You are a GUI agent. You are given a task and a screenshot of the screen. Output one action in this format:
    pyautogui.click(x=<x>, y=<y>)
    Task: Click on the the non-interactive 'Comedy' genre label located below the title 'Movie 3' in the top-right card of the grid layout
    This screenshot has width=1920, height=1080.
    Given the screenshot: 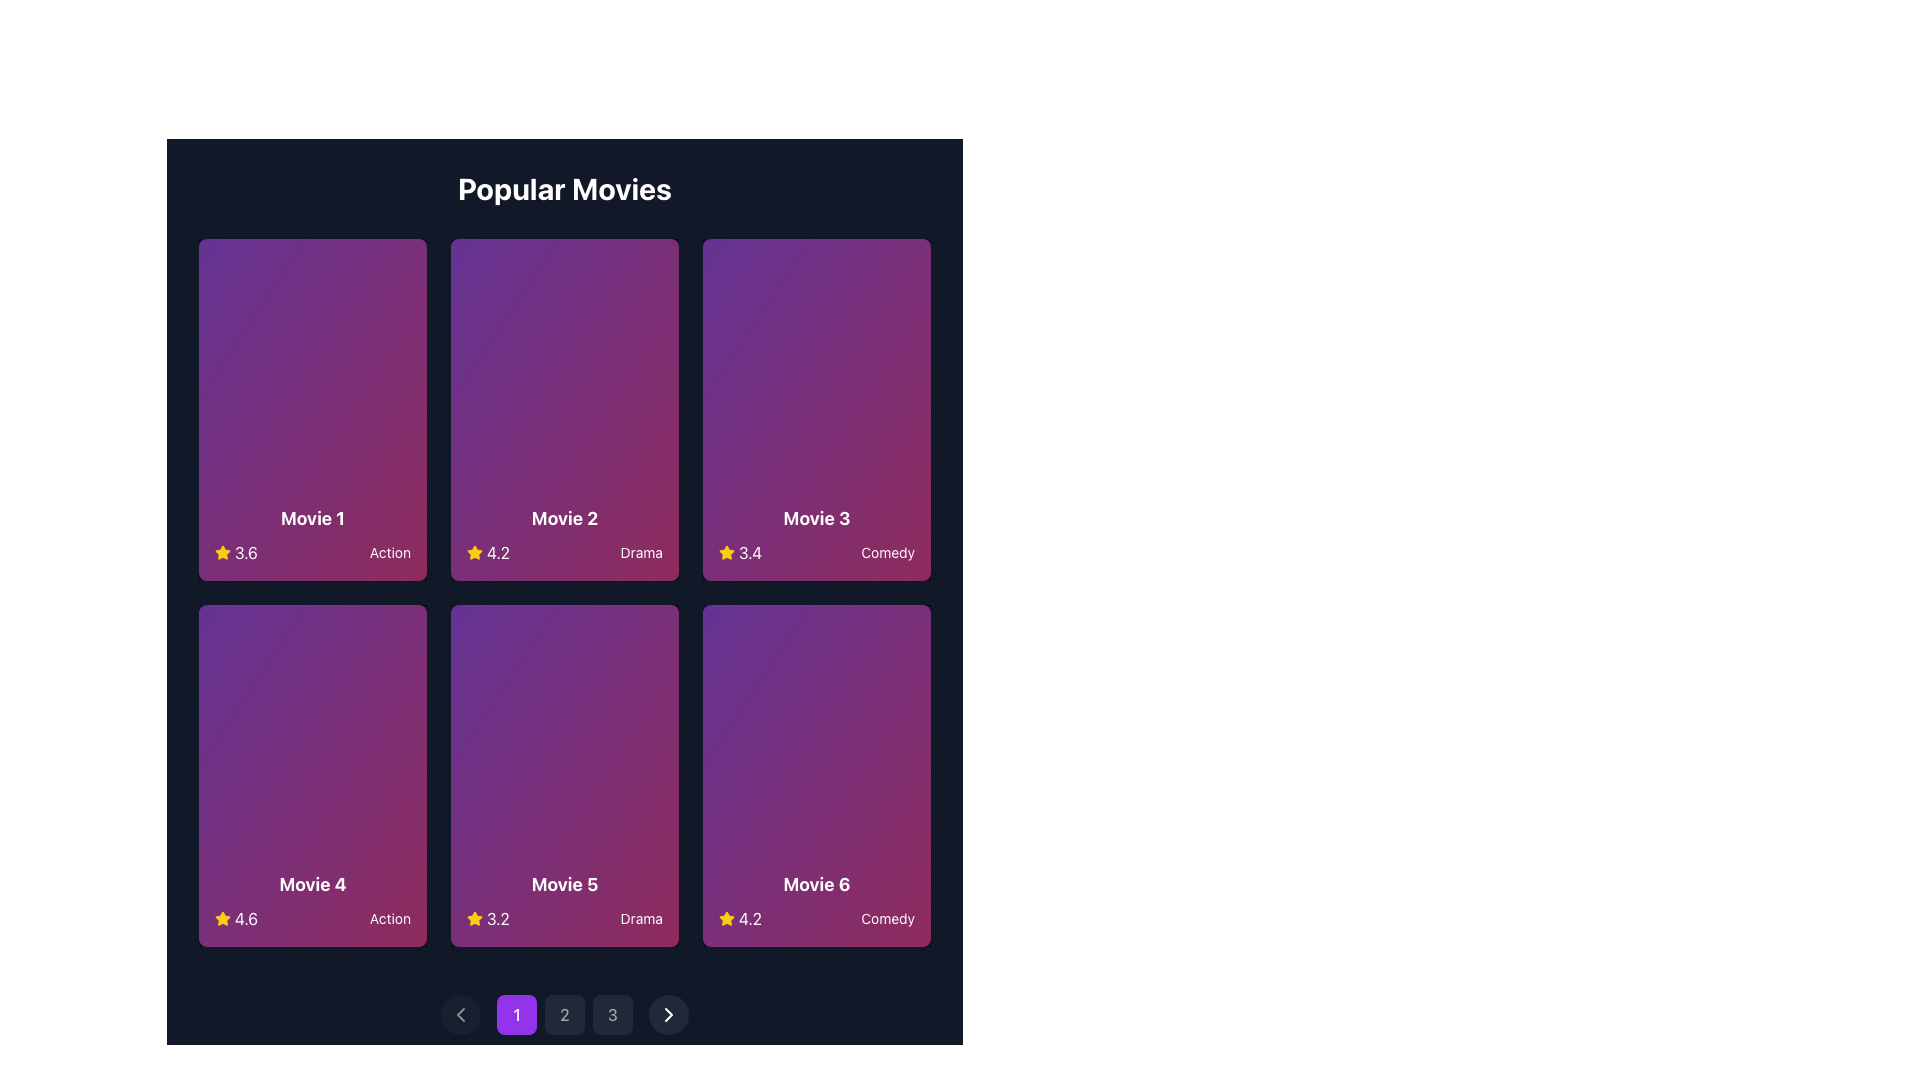 What is the action you would take?
    pyautogui.click(x=887, y=552)
    